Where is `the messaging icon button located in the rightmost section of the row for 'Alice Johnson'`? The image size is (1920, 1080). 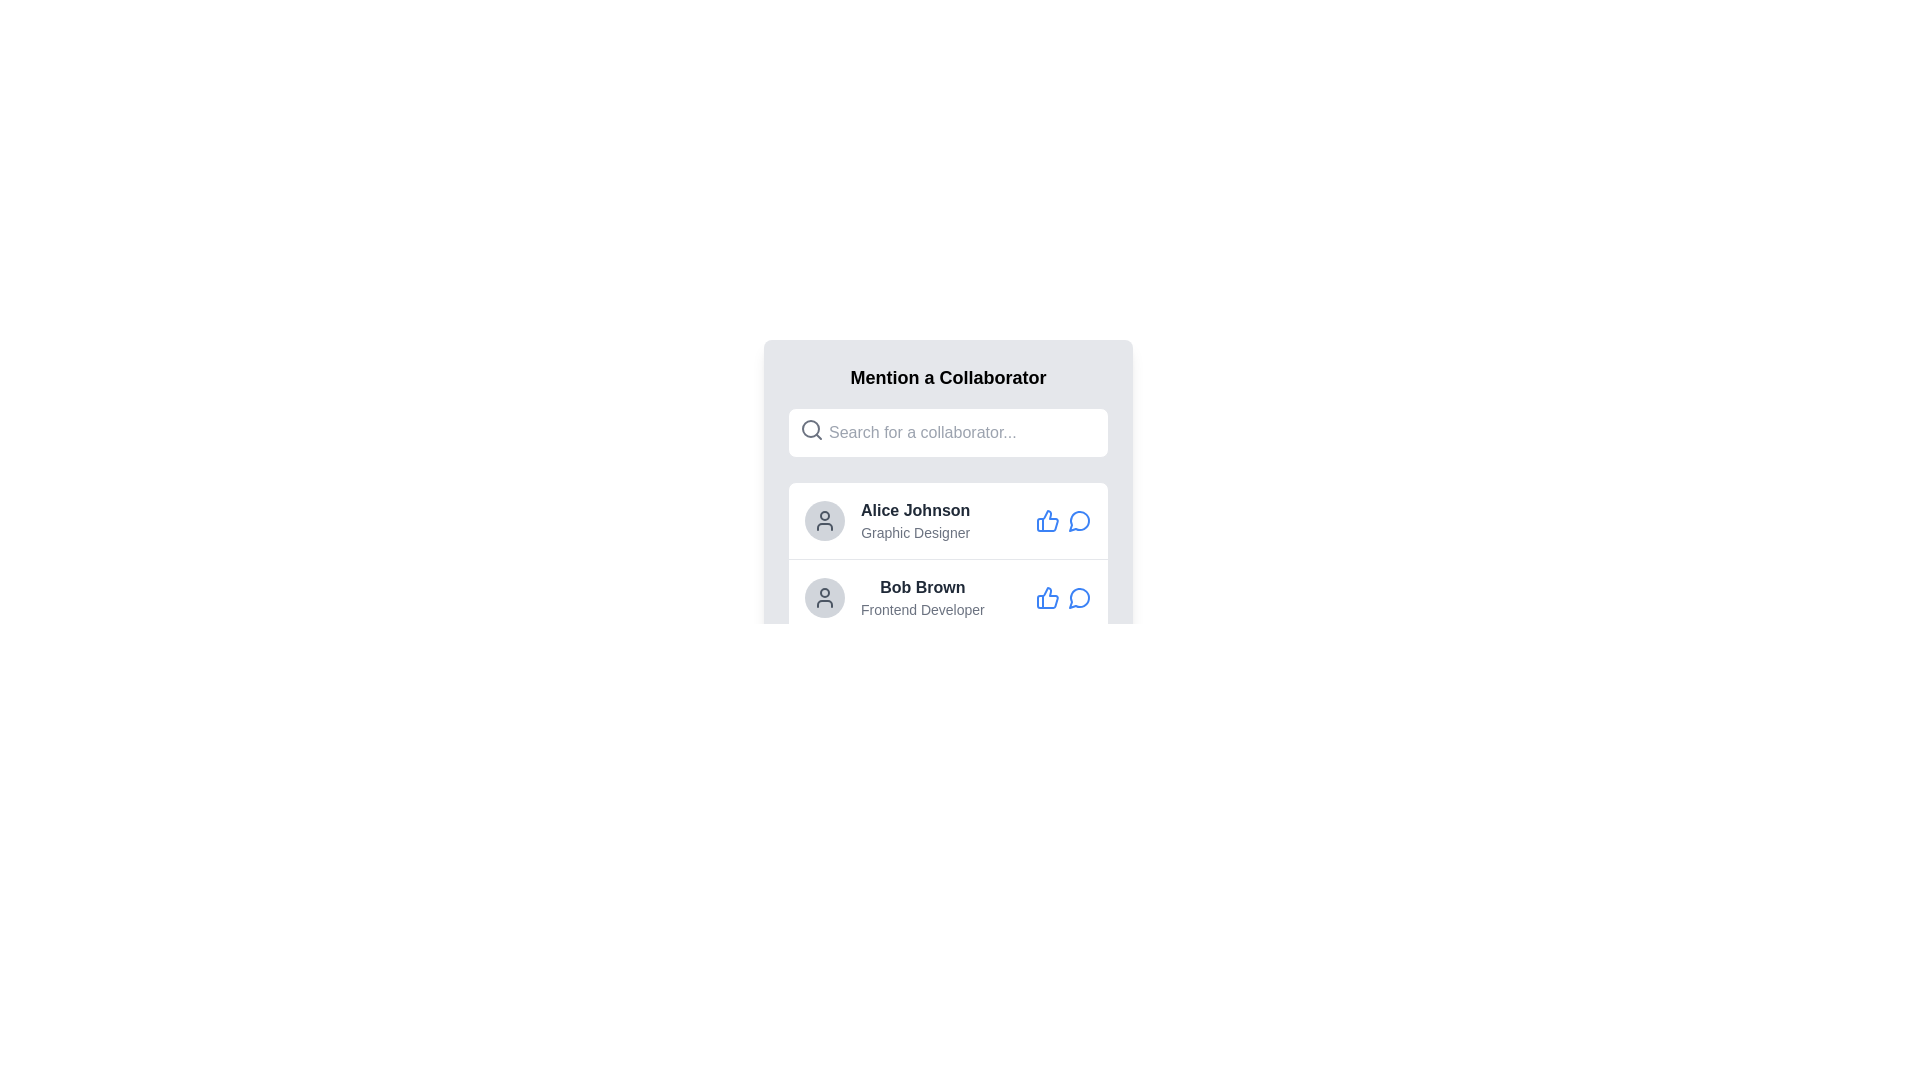
the messaging icon button located in the rightmost section of the row for 'Alice Johnson' is located at coordinates (1079, 519).